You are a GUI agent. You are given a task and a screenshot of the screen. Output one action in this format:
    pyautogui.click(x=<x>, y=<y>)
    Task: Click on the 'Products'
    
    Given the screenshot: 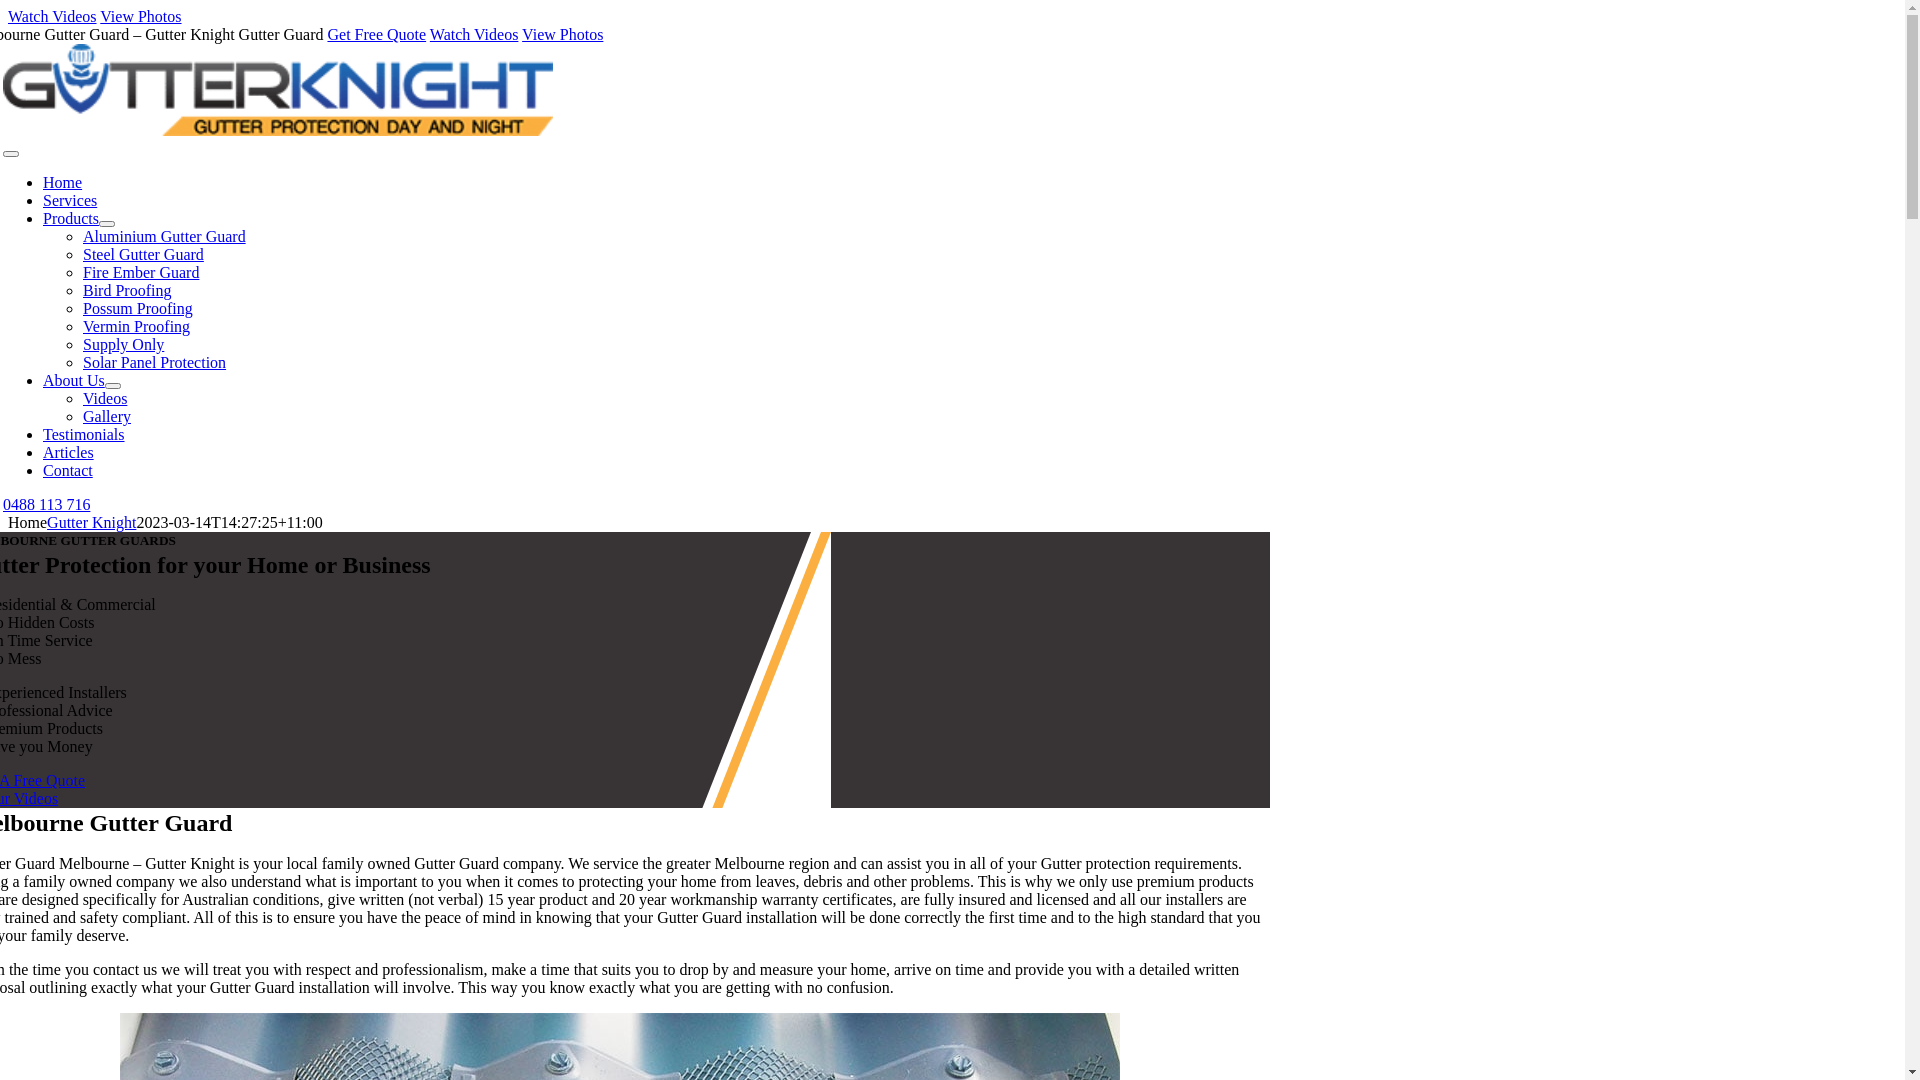 What is the action you would take?
    pyautogui.click(x=71, y=218)
    